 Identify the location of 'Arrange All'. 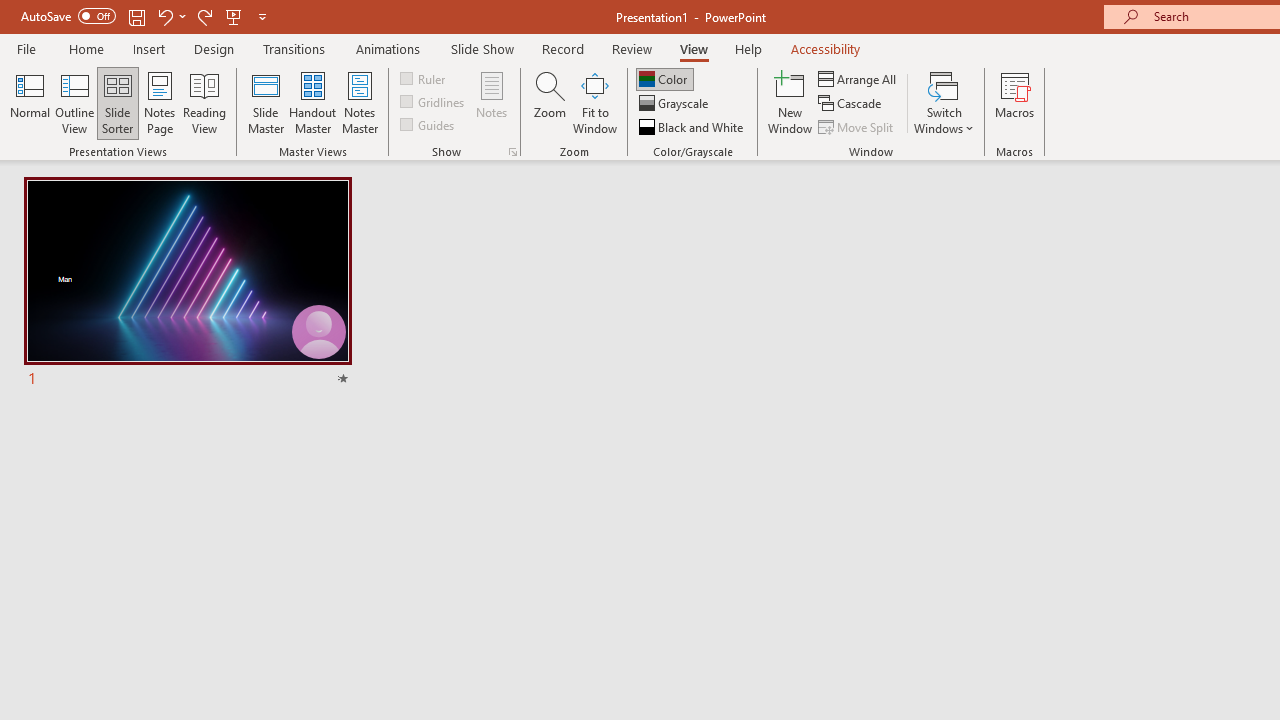
(858, 78).